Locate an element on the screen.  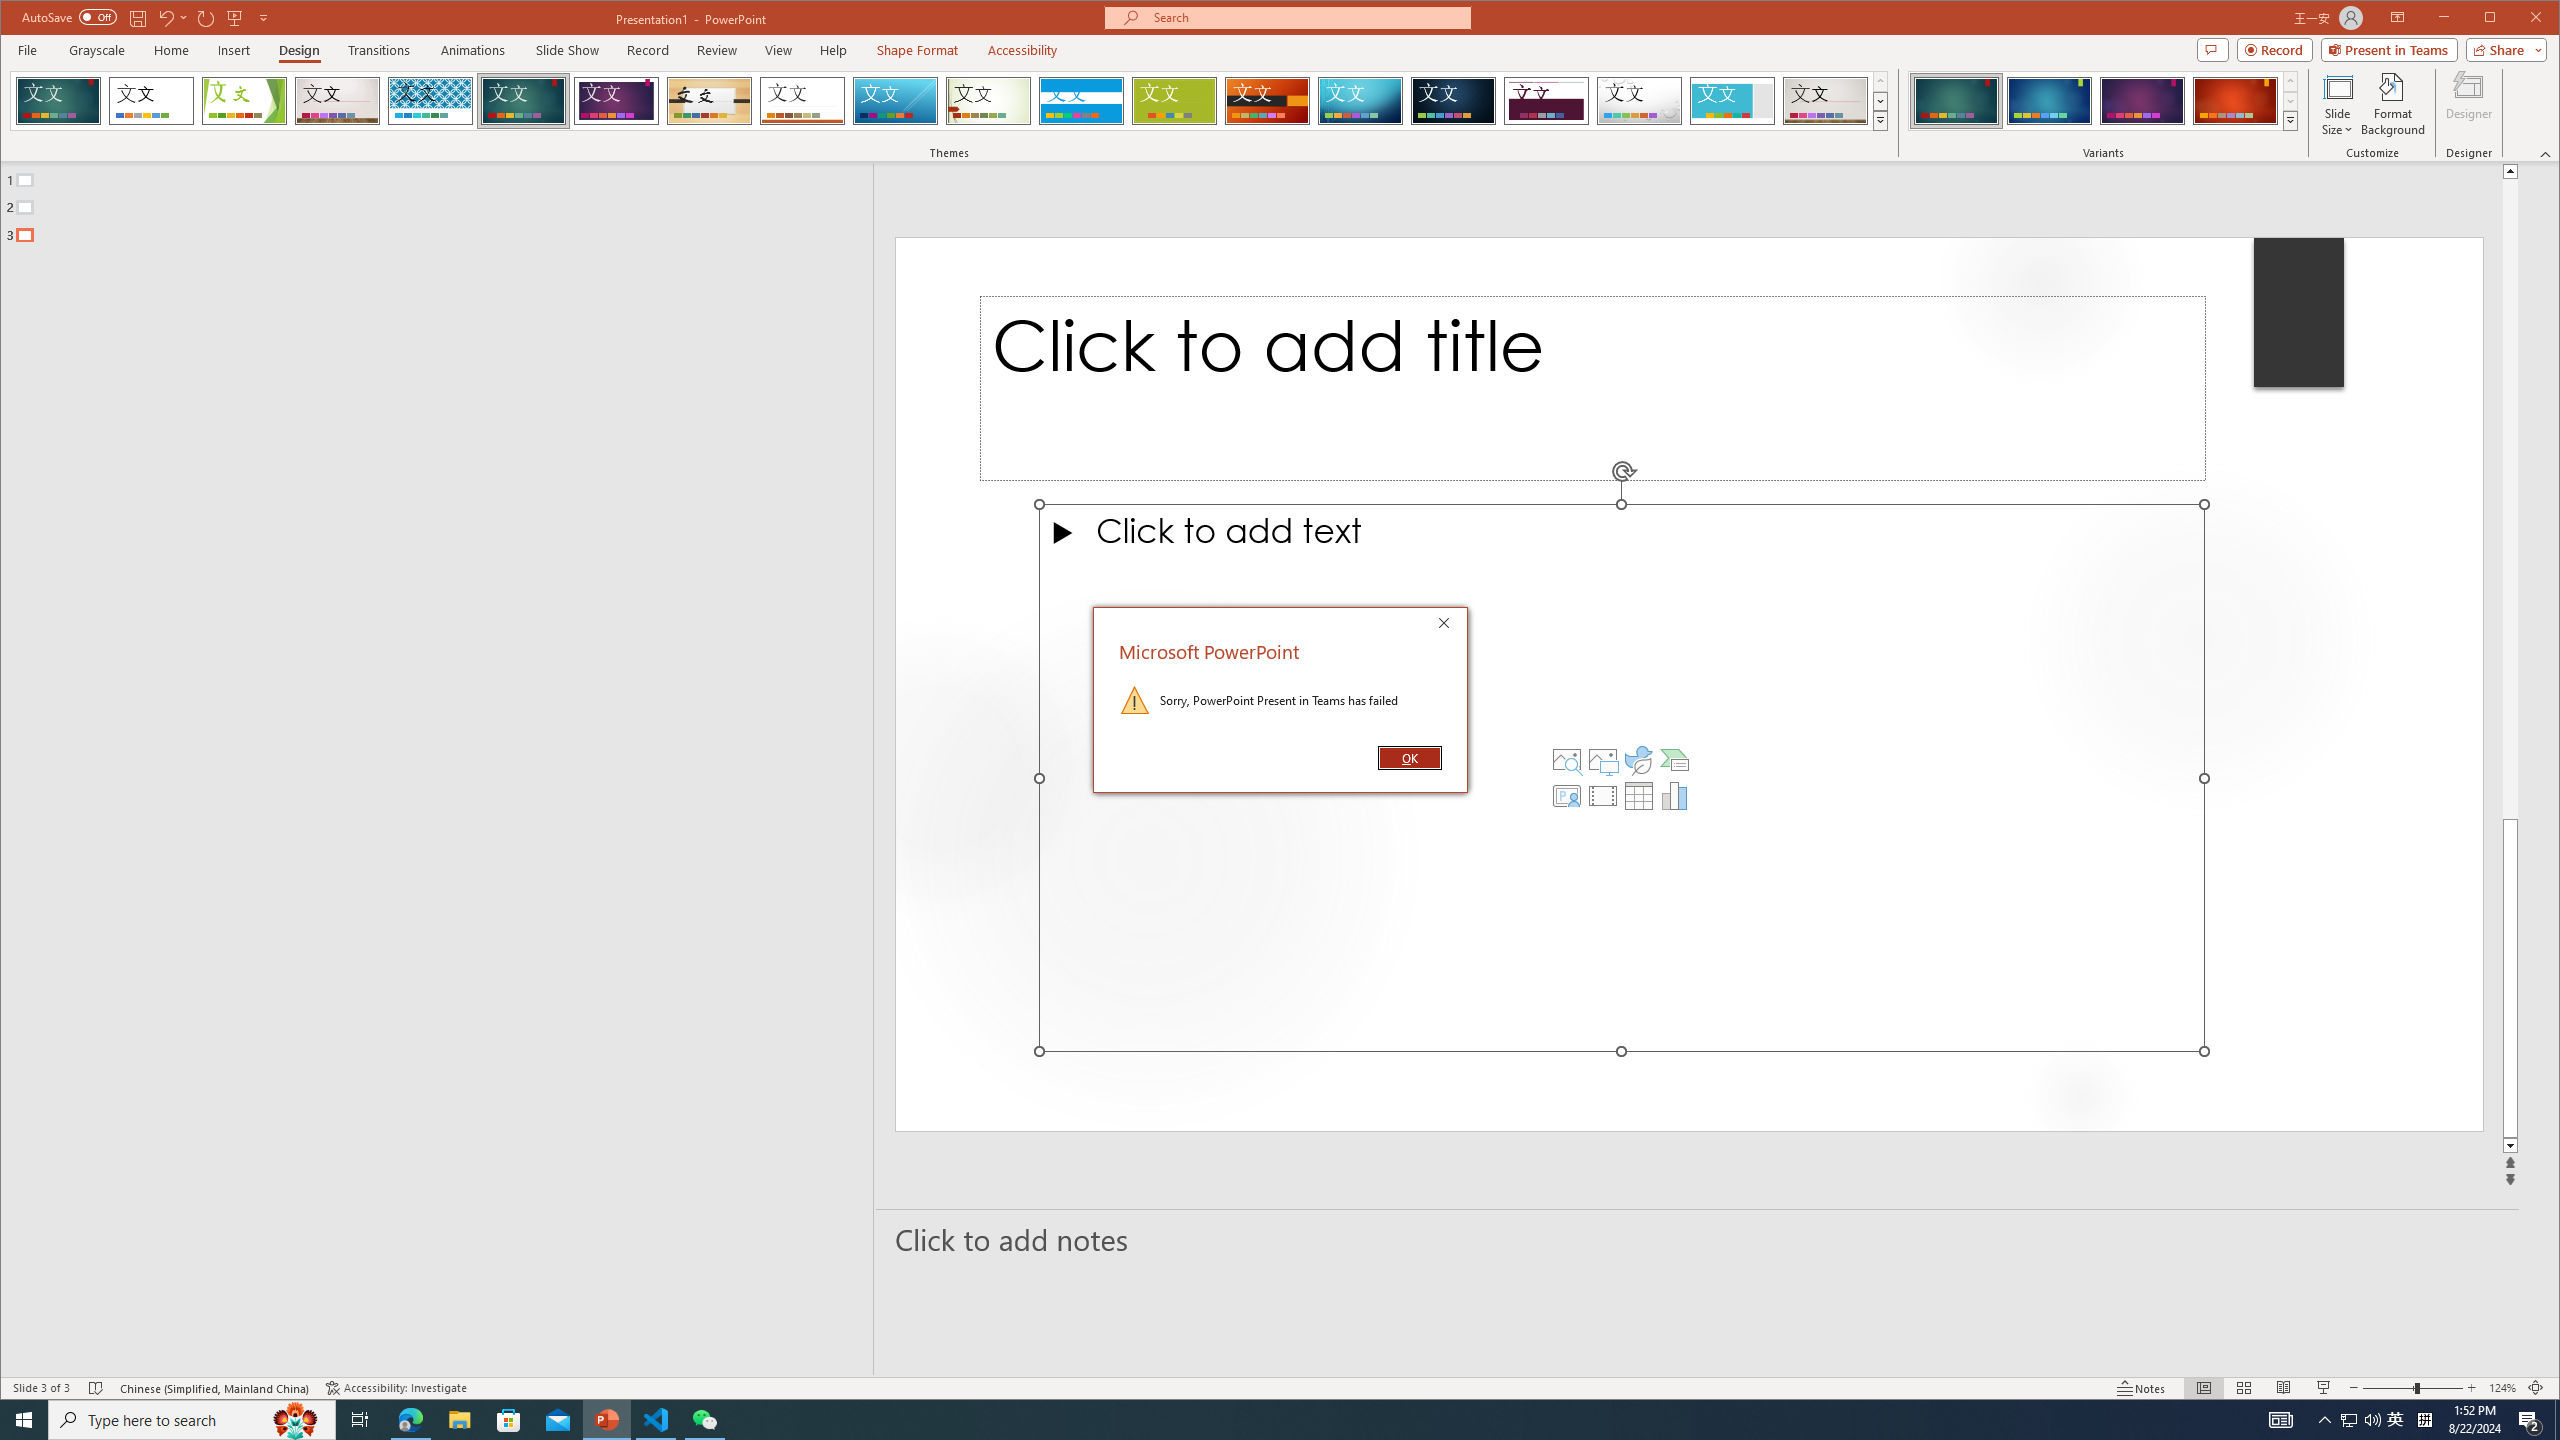
'Themes' is located at coordinates (1880, 119).